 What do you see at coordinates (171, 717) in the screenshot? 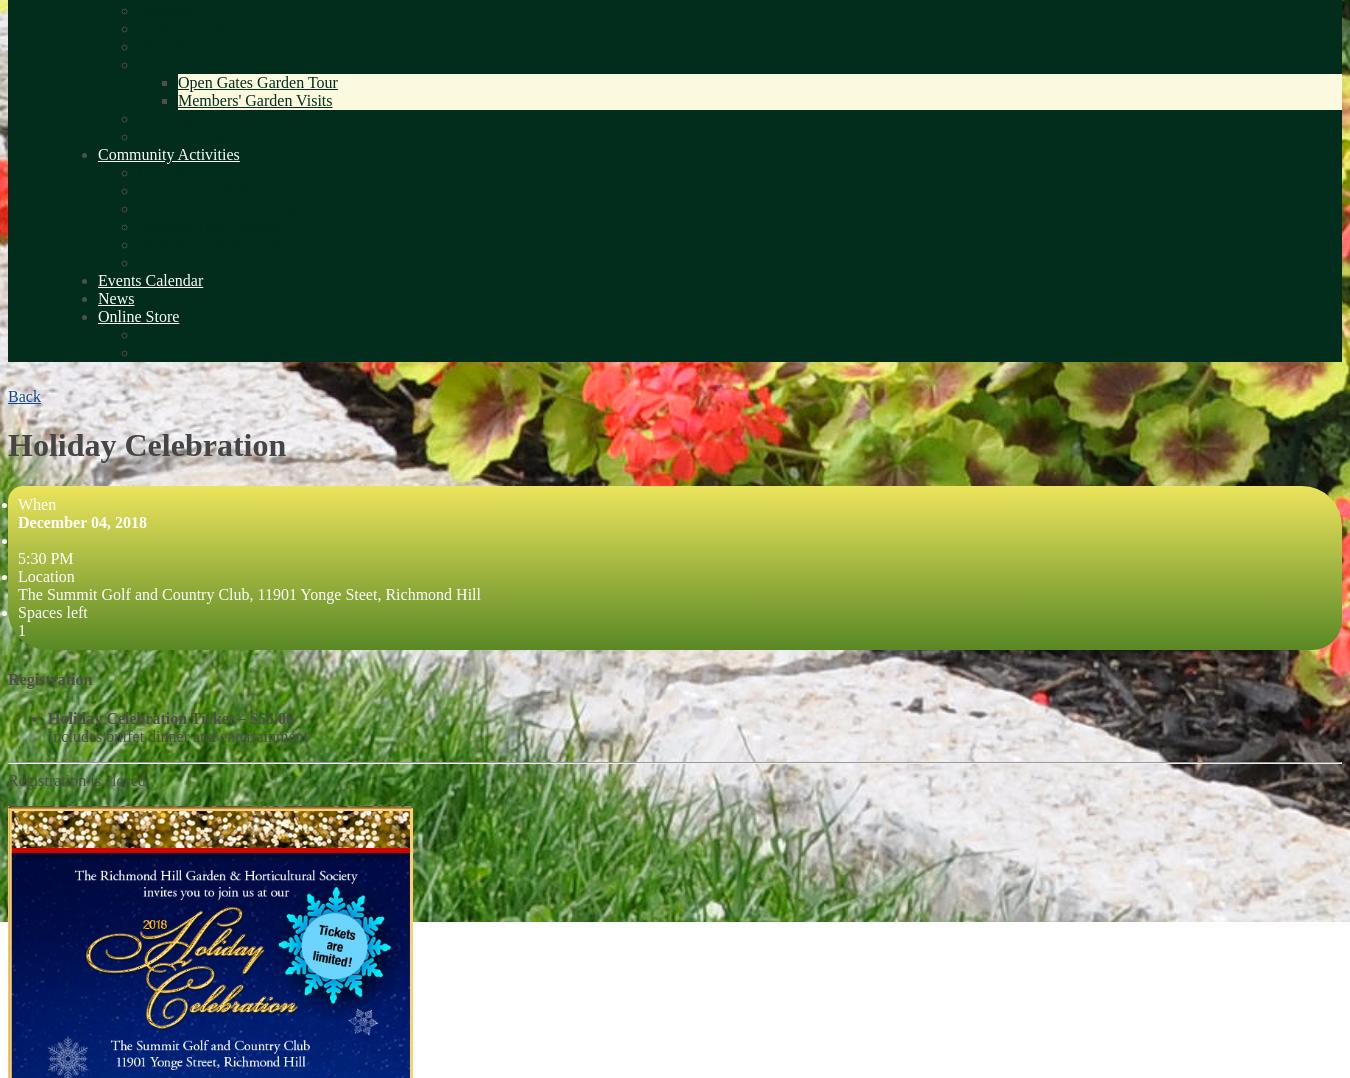
I see `'Holiday Celebration Ticket – $55.00'` at bounding box center [171, 717].